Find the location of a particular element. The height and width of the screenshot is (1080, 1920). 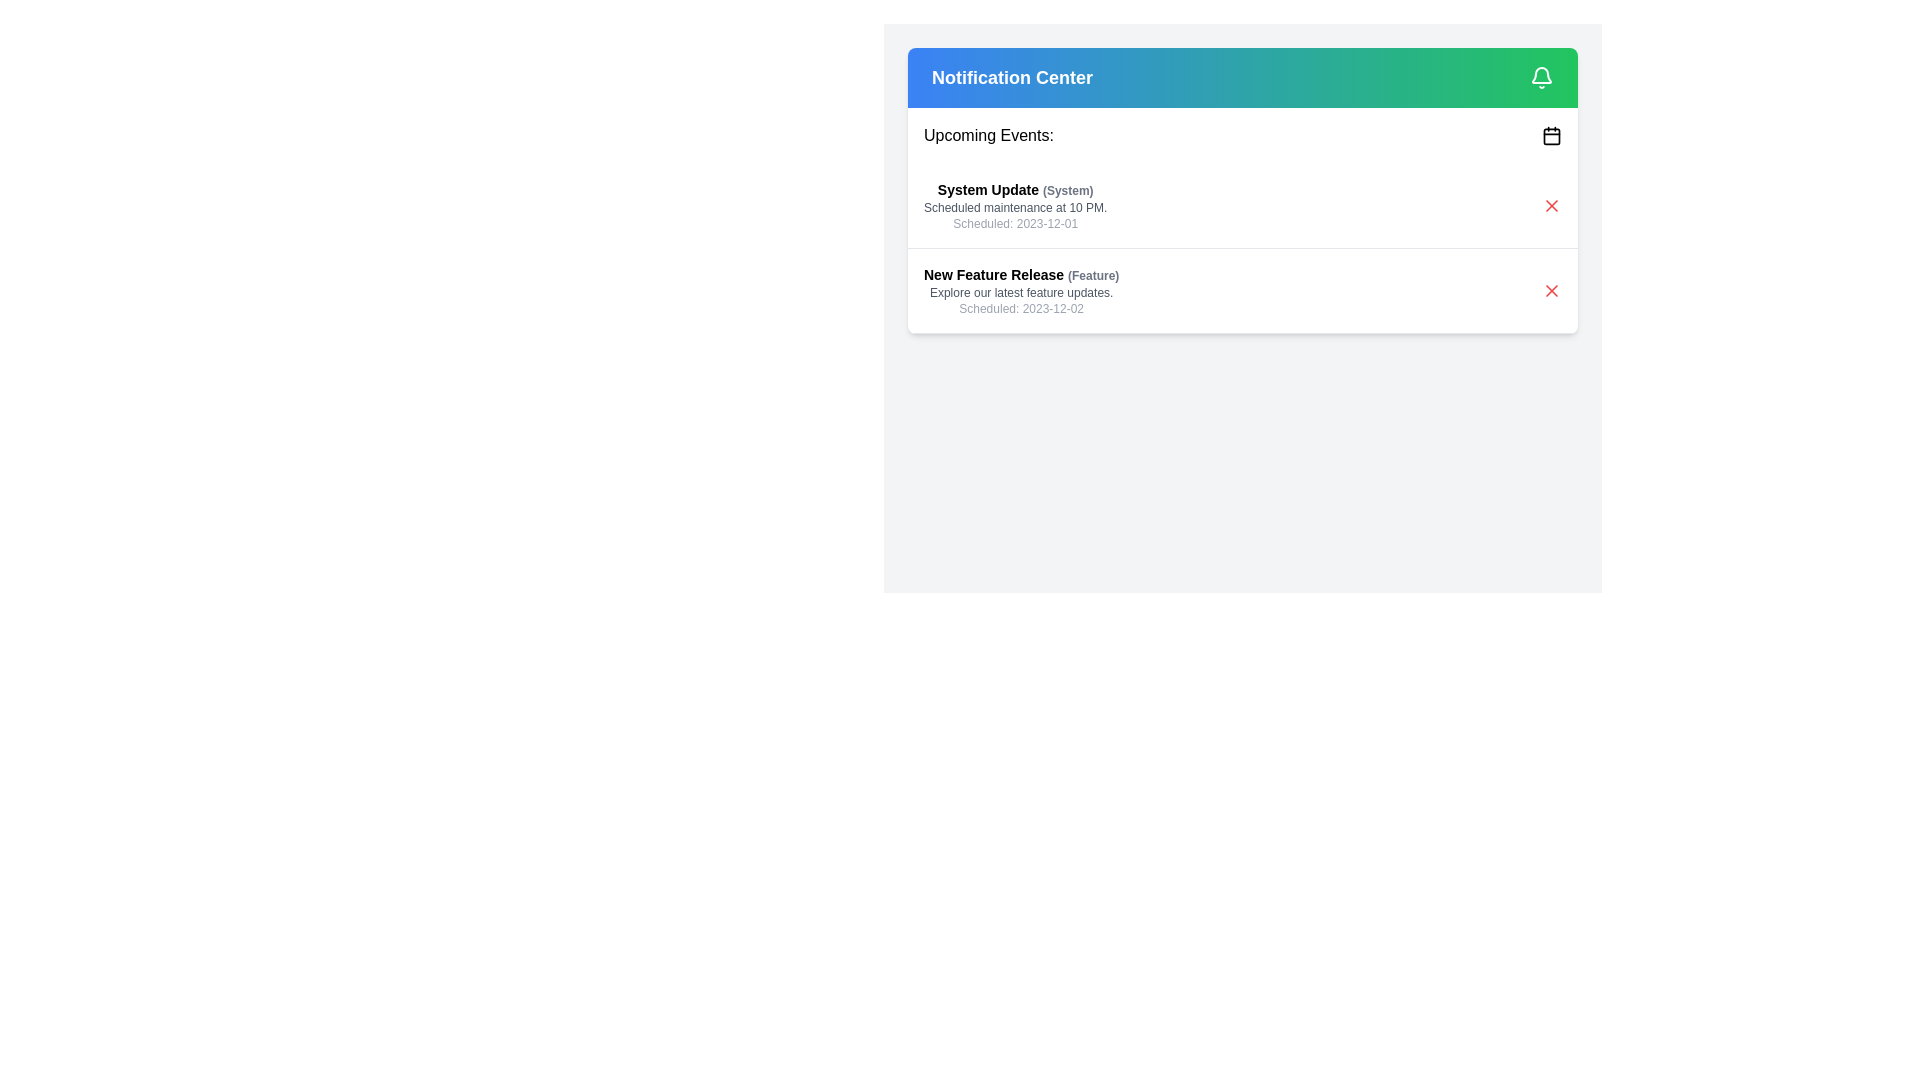

text content of the notification block titled 'New Feature Release', which includes a description and scheduling information is located at coordinates (1021, 290).